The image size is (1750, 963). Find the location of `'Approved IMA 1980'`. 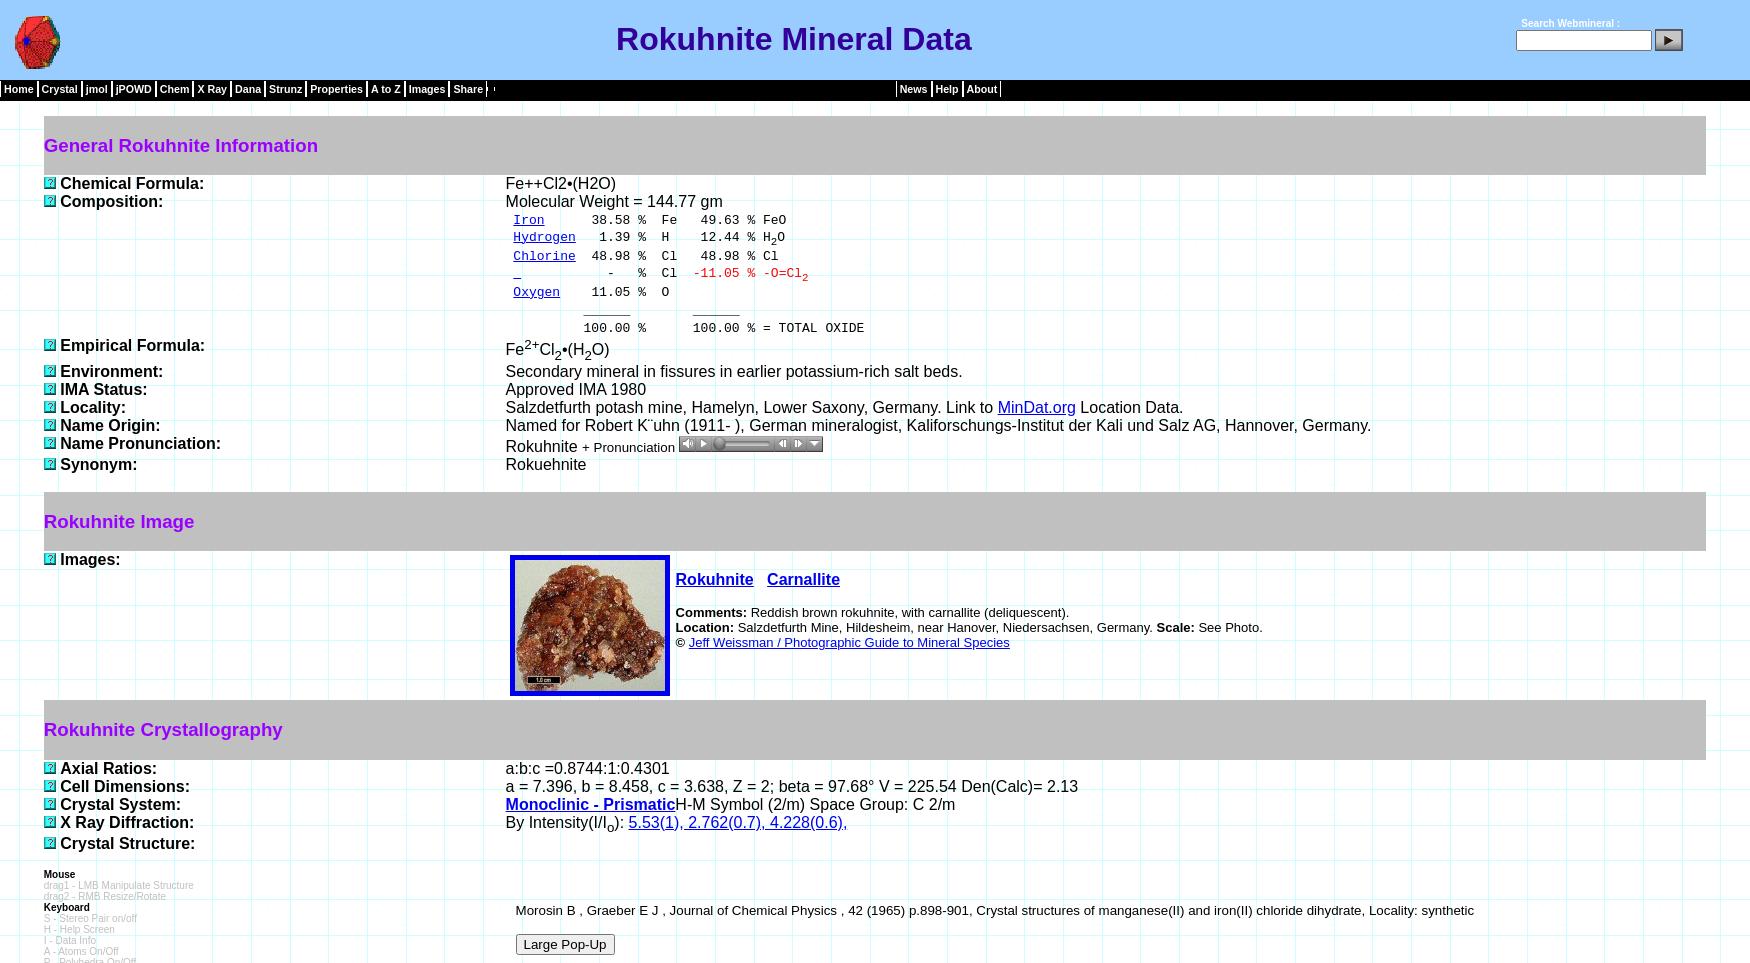

'Approved IMA 1980' is located at coordinates (575, 387).